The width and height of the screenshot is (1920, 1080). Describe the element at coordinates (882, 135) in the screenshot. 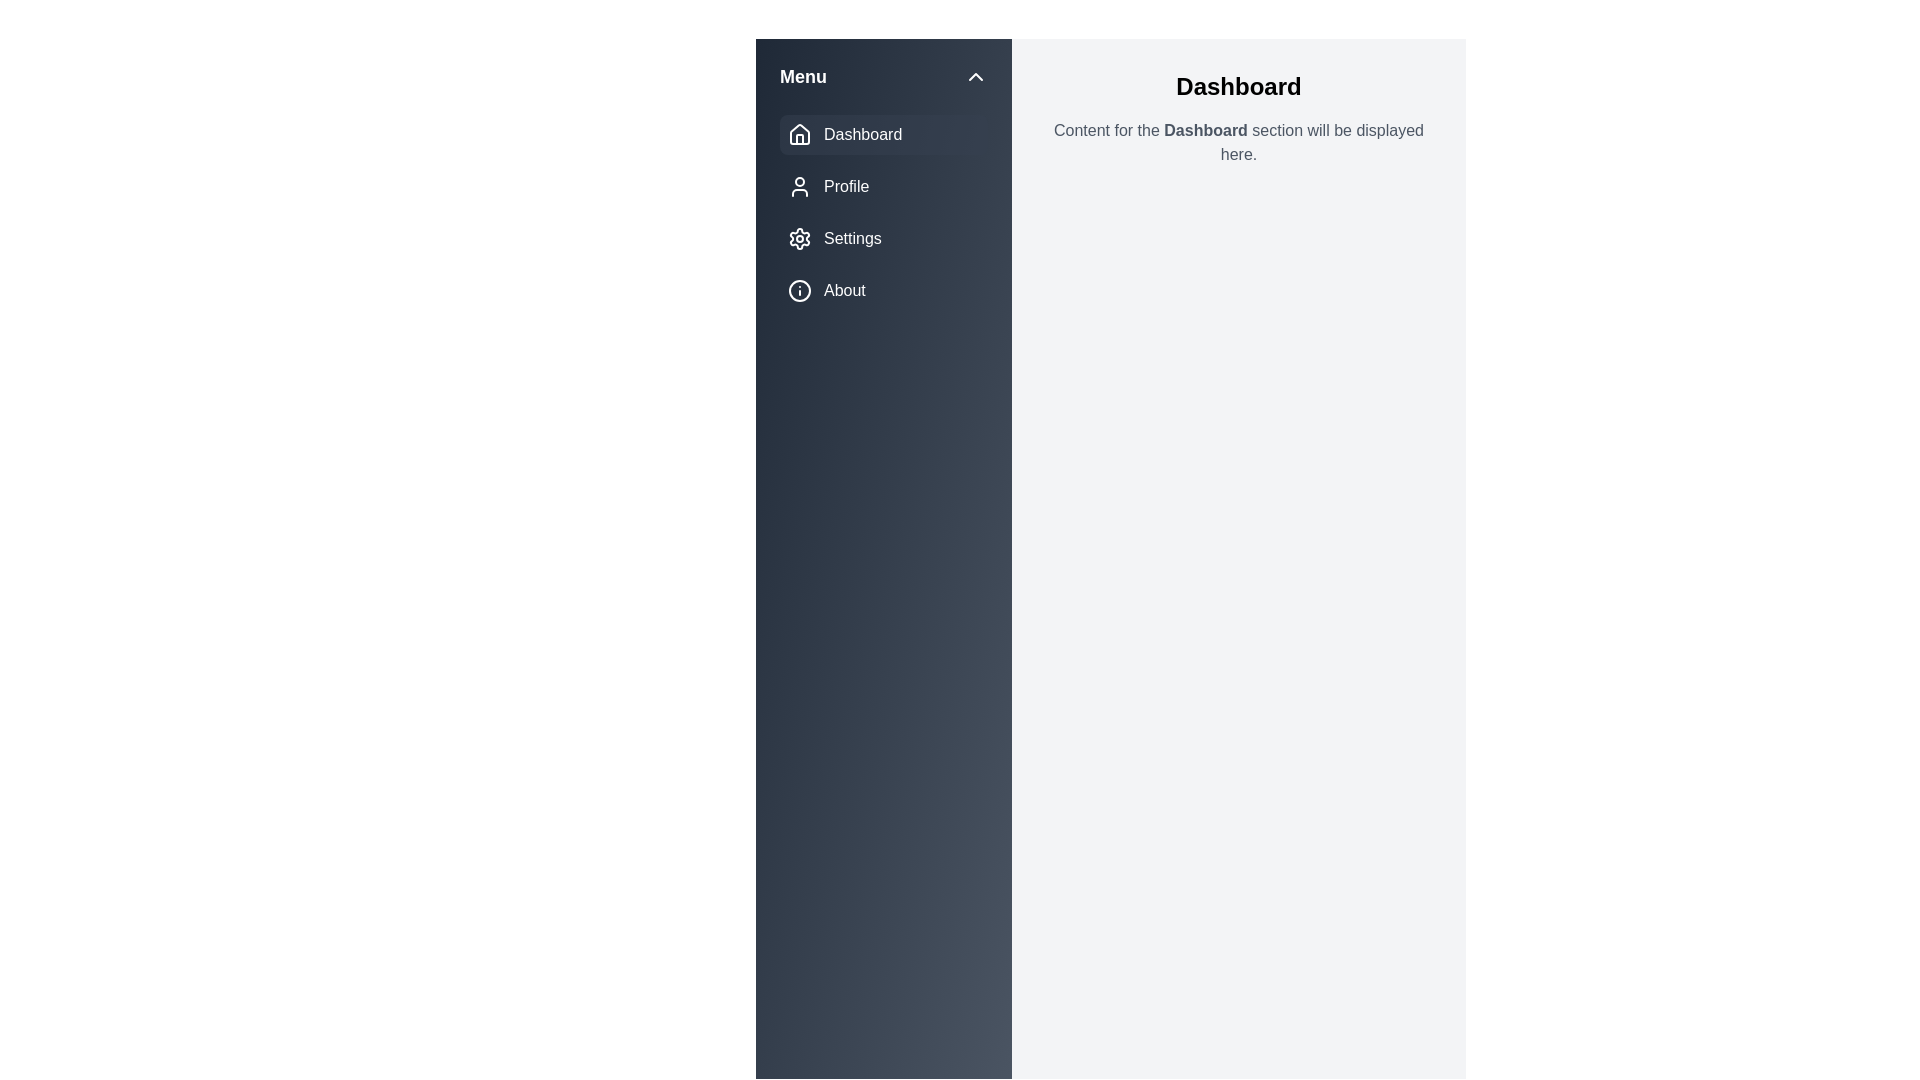

I see `the 'Dashboard' menu item, which is the first option in the vertical navigation bar on the left side of the interface, featuring a house icon and white text on a dark background` at that location.